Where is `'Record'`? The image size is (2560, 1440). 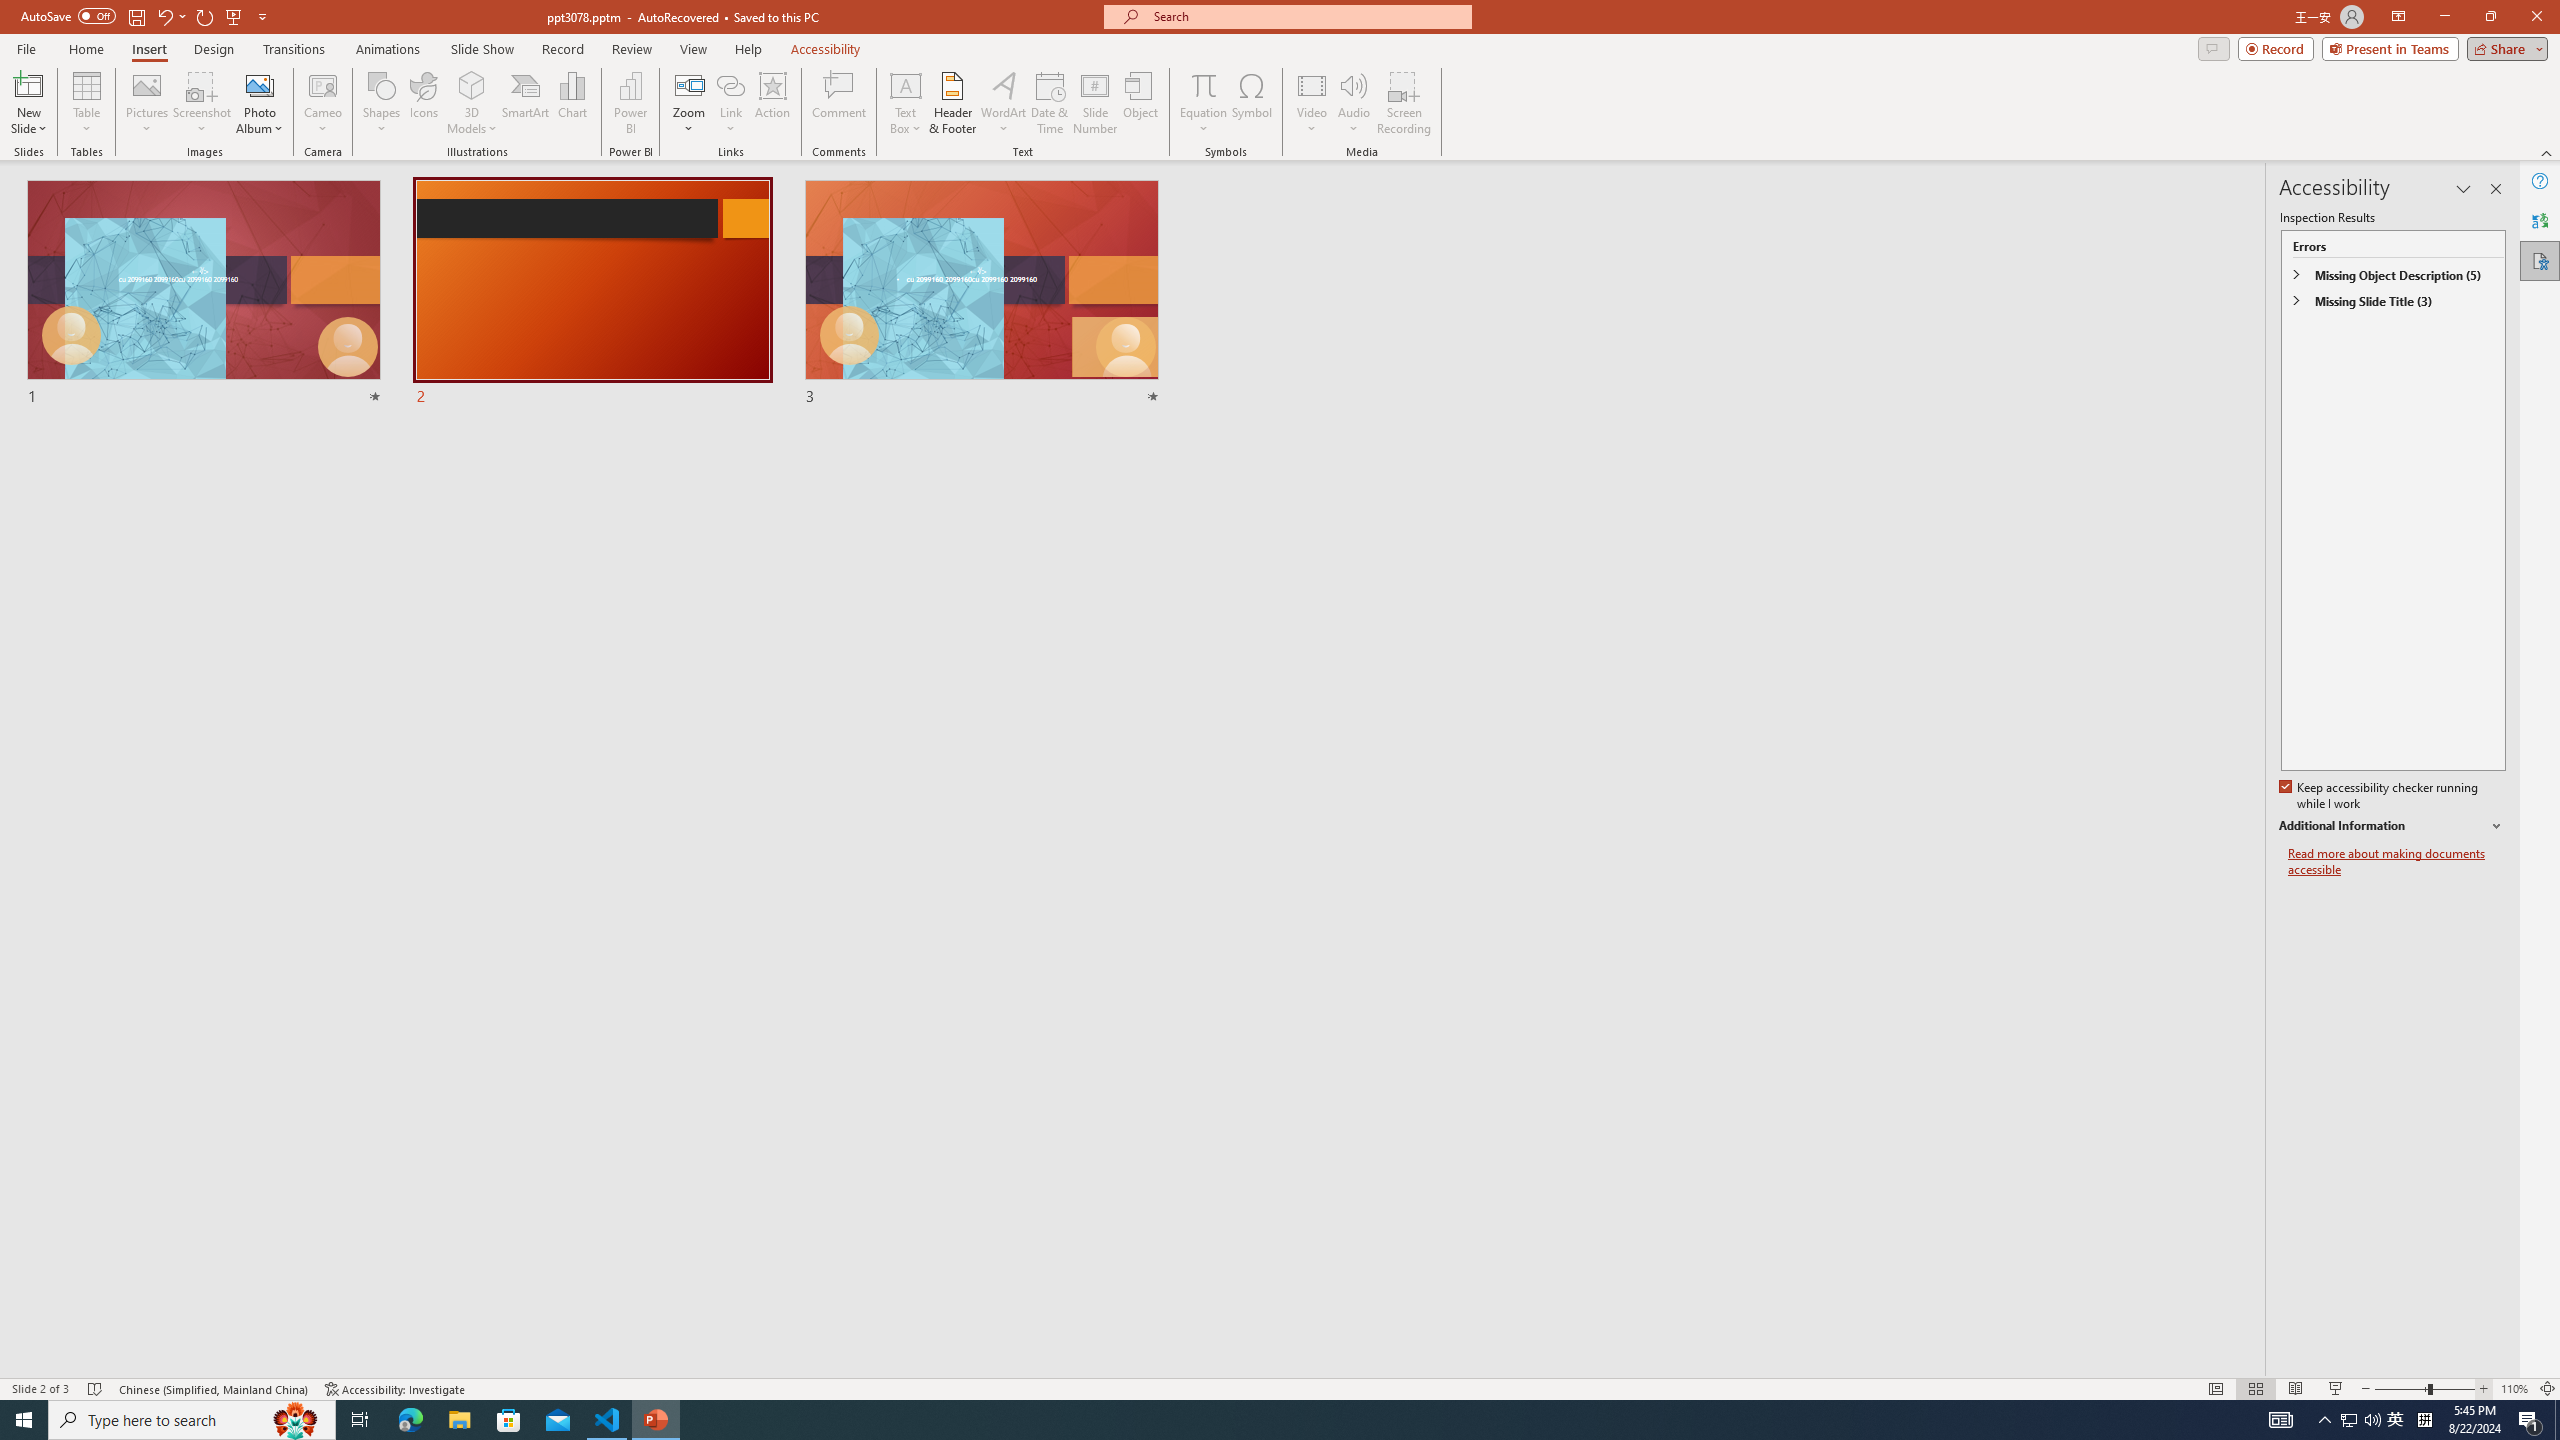 'Record' is located at coordinates (2274, 47).